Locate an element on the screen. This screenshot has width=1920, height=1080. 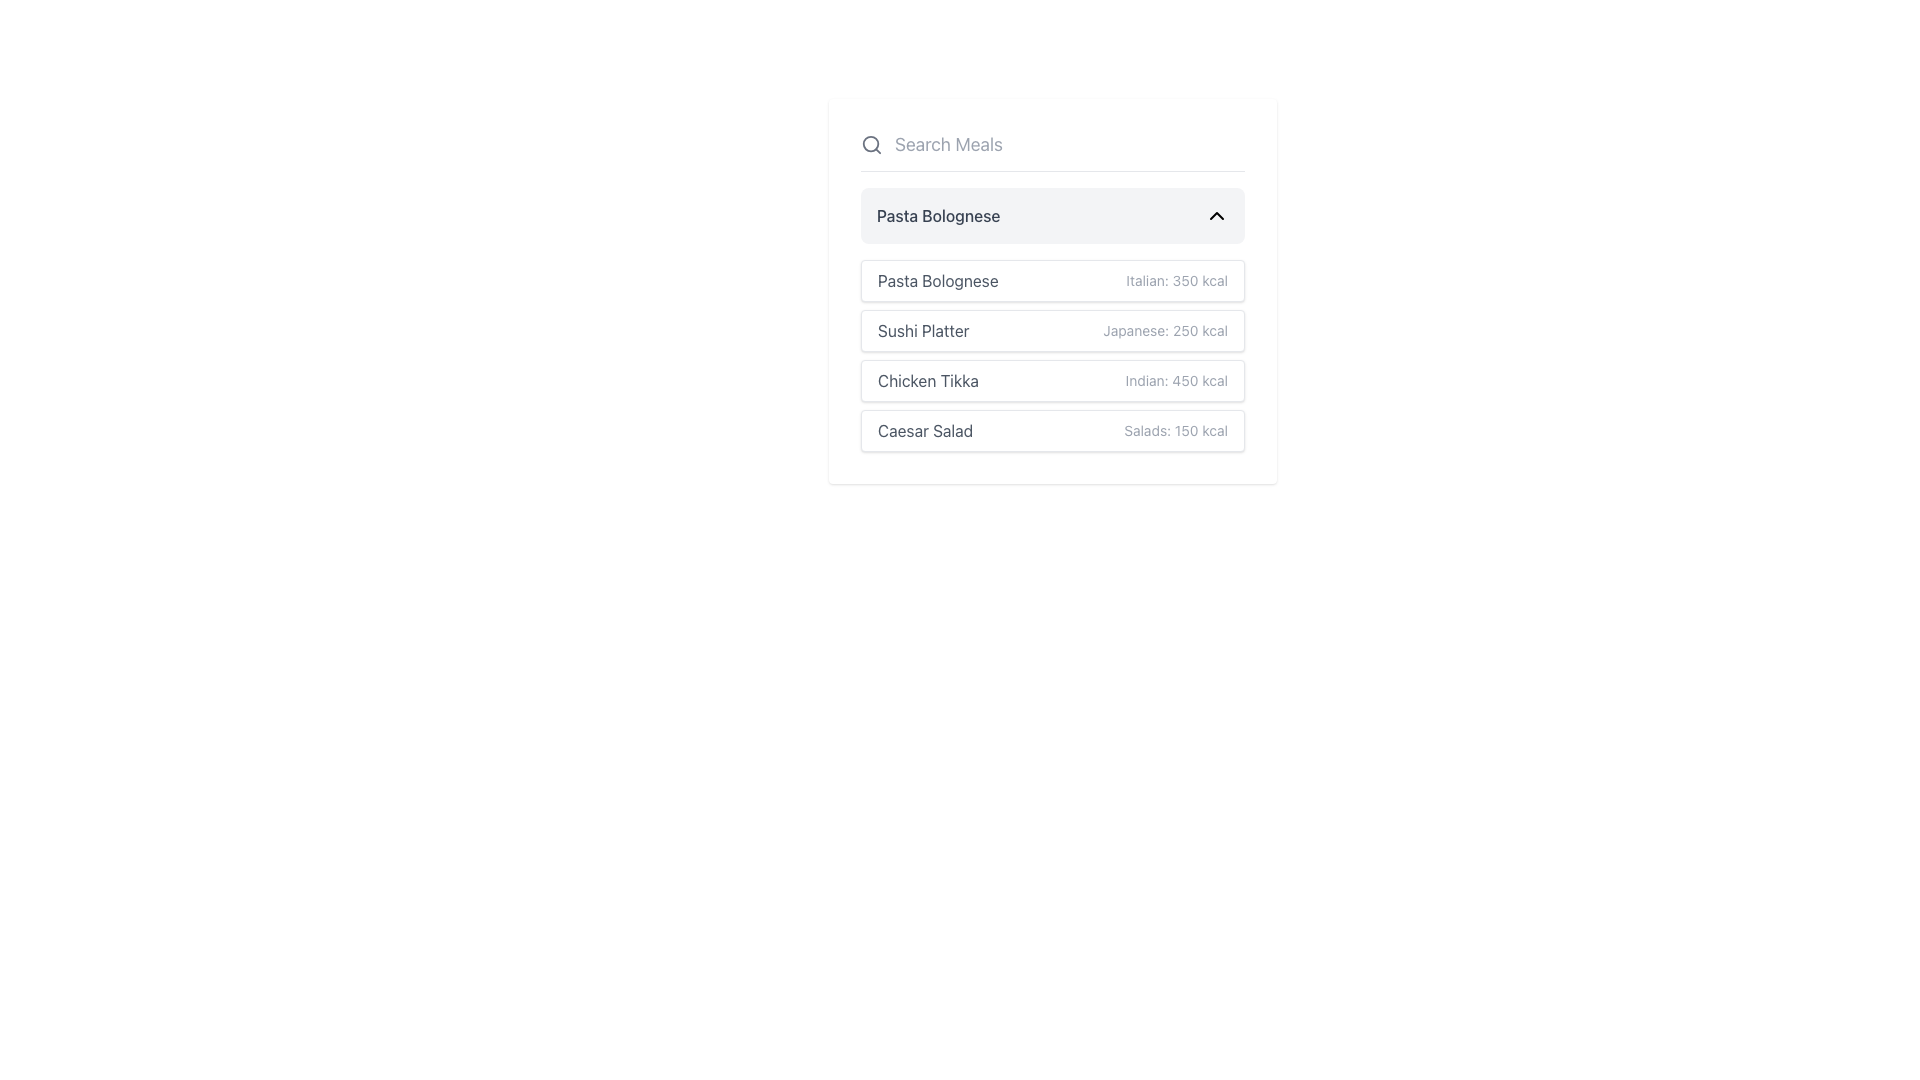
the 'Sushi Platter' selectable list item located in a dropdown menu, which is the second item in the list is located at coordinates (1051, 330).